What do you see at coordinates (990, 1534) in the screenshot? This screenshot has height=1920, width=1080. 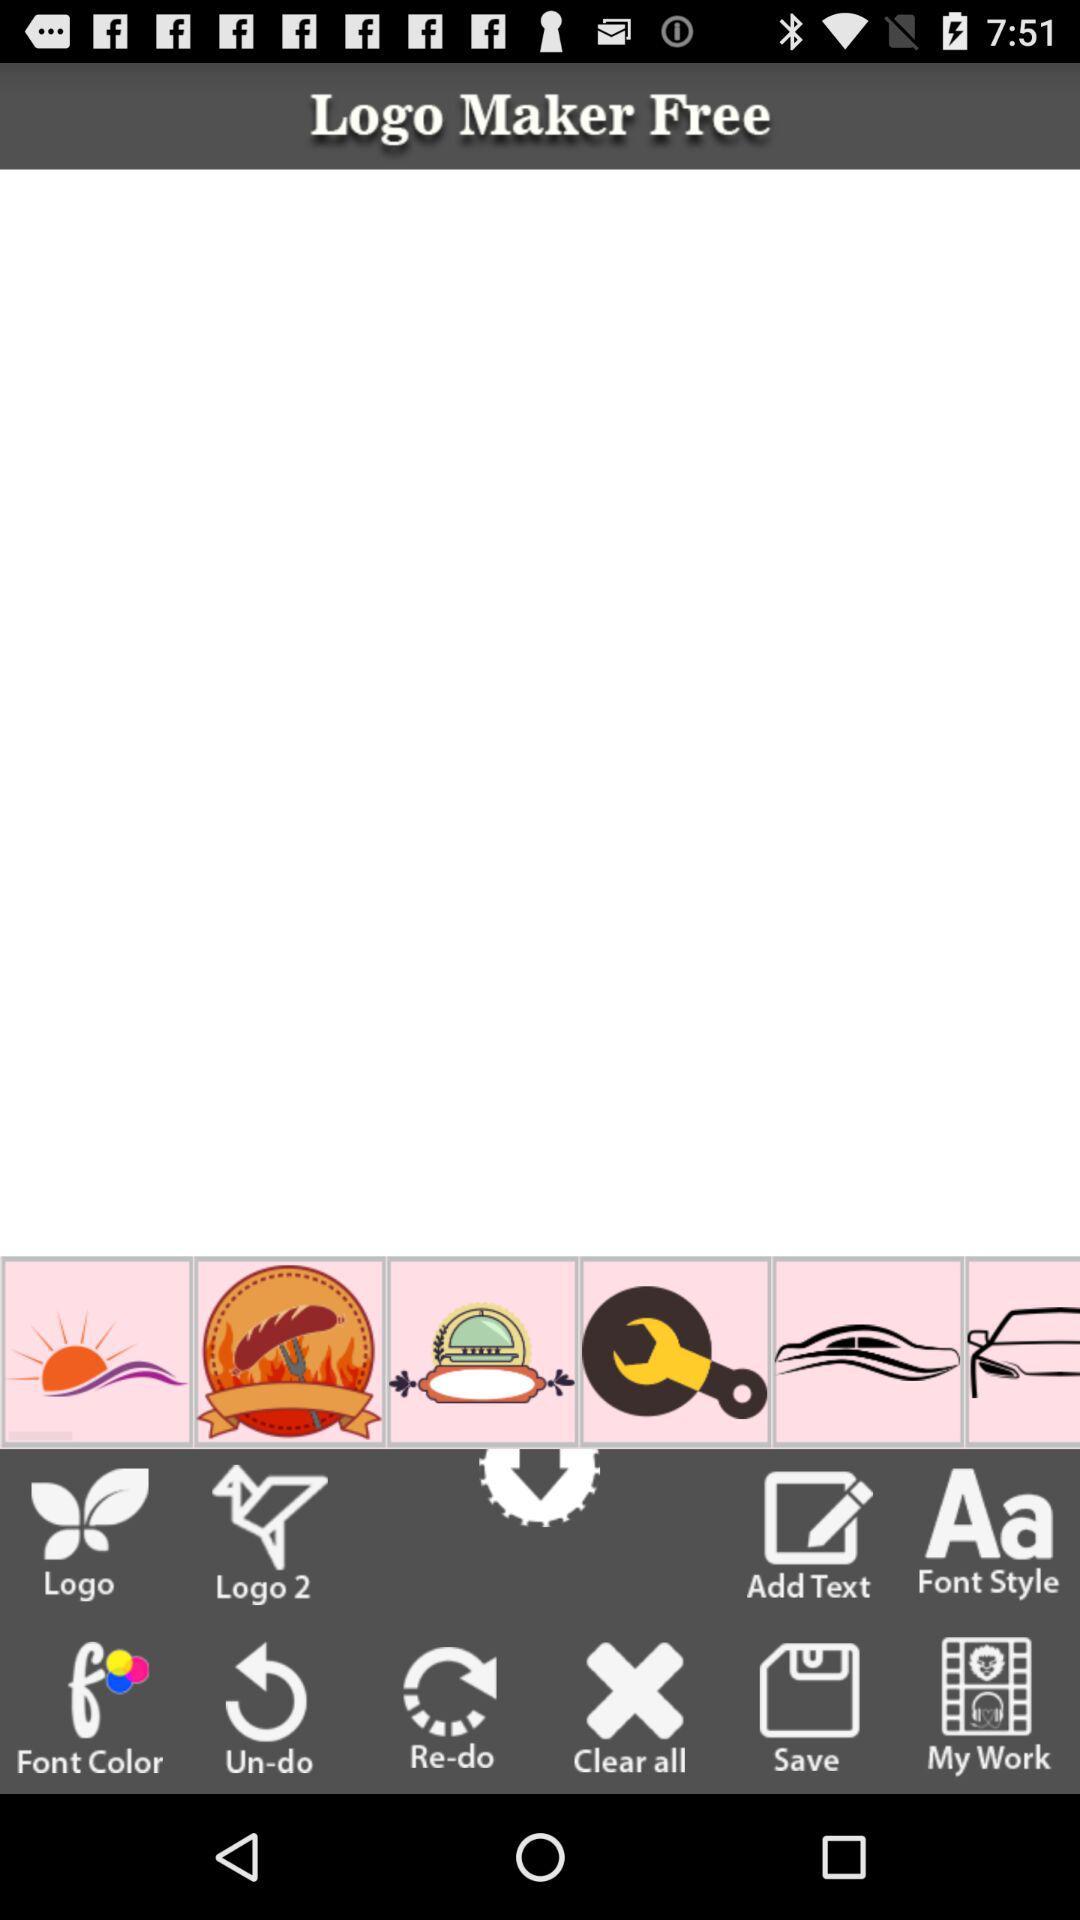 I see `the font style` at bounding box center [990, 1534].